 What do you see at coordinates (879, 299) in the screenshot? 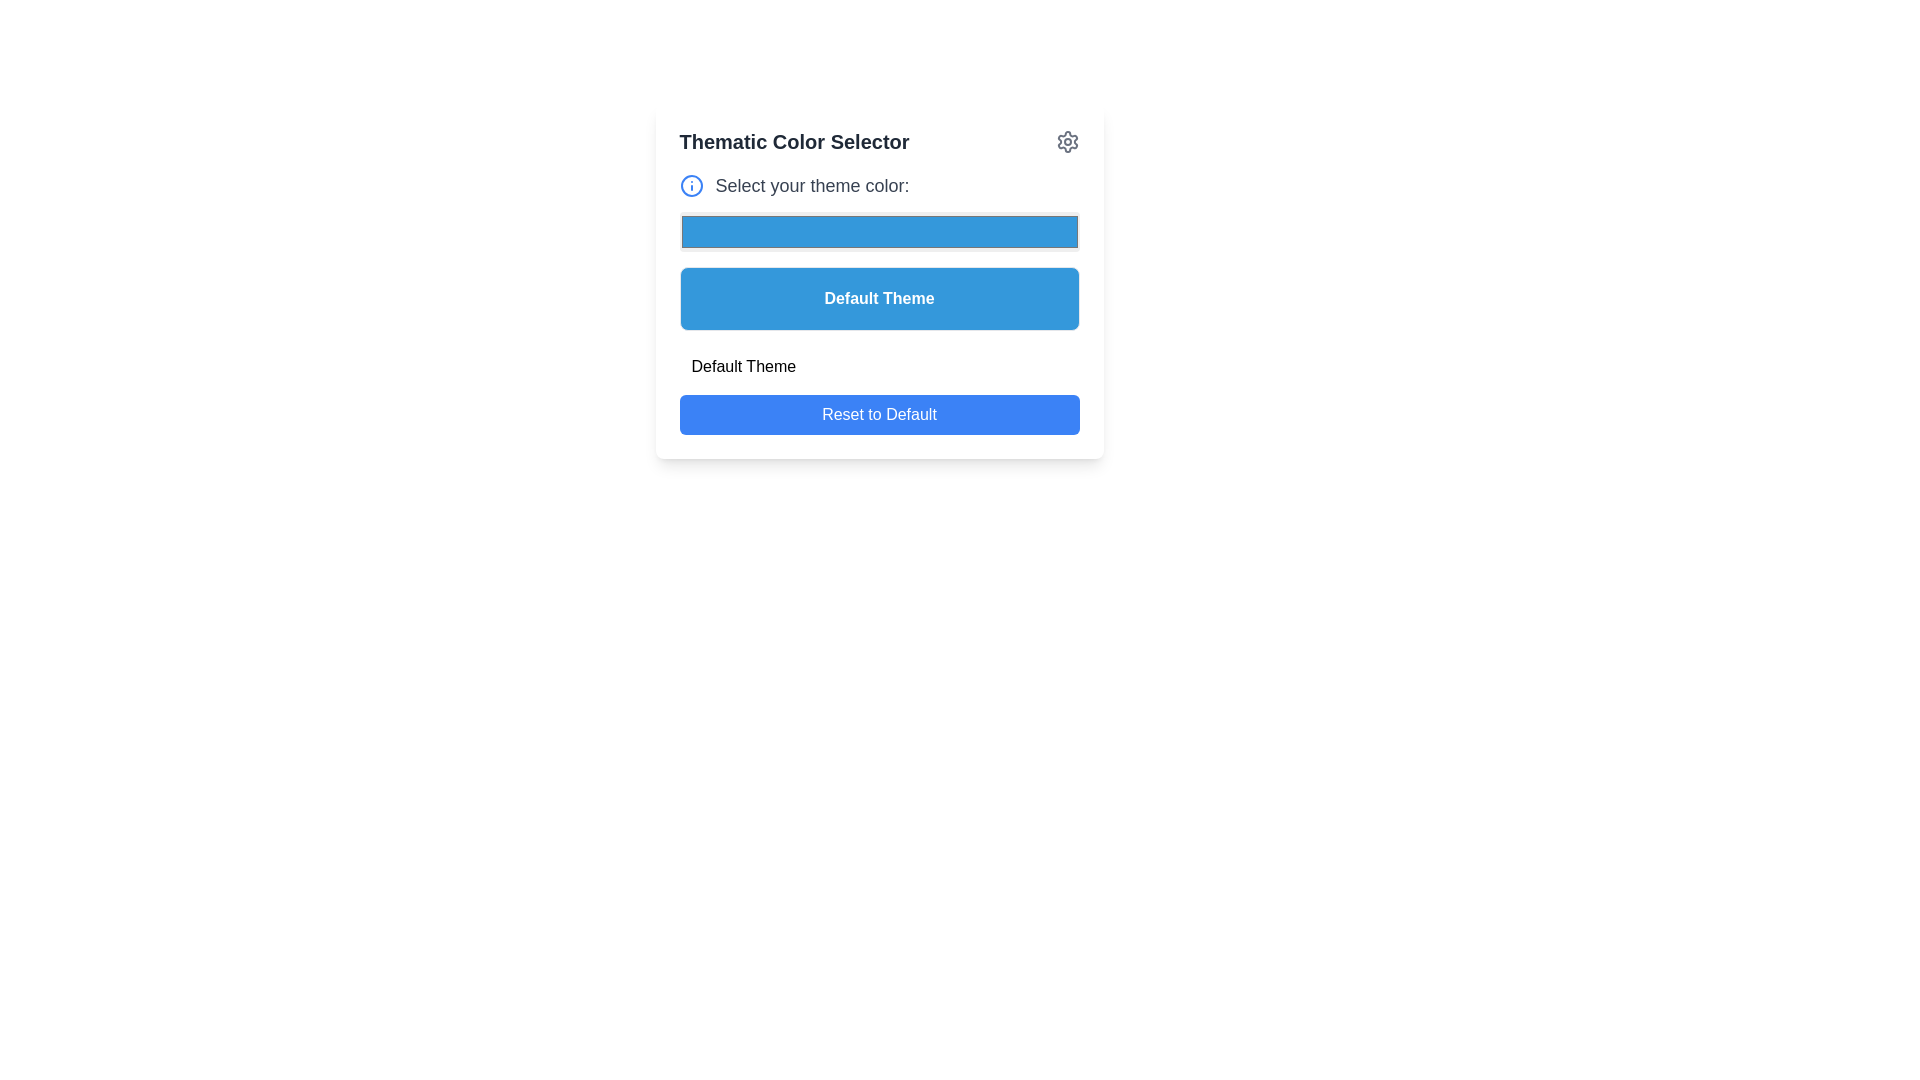
I see `the Display label button, which has a vibrant blue background and displays 'Default Theme' in bold white text` at bounding box center [879, 299].